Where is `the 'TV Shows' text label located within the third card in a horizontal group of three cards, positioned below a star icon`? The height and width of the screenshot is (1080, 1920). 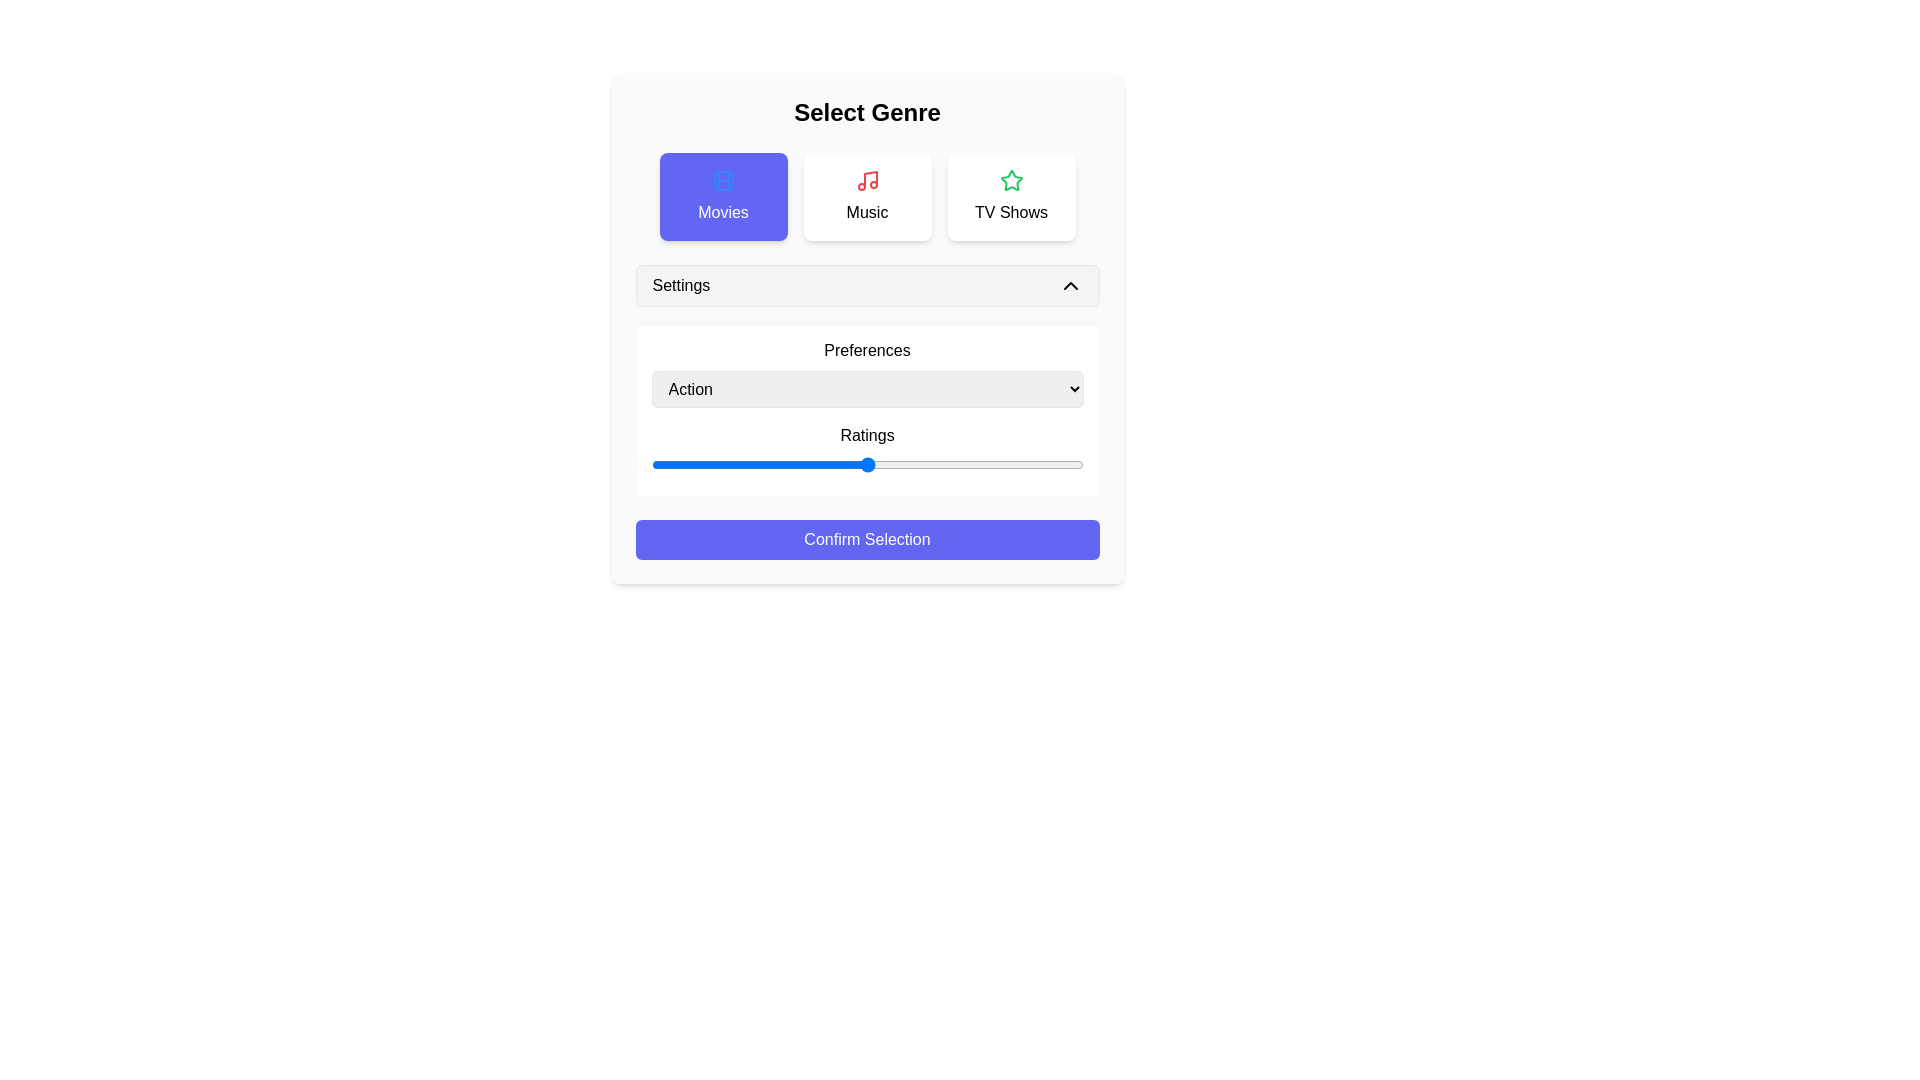 the 'TV Shows' text label located within the third card in a horizontal group of three cards, positioned below a star icon is located at coordinates (1011, 212).